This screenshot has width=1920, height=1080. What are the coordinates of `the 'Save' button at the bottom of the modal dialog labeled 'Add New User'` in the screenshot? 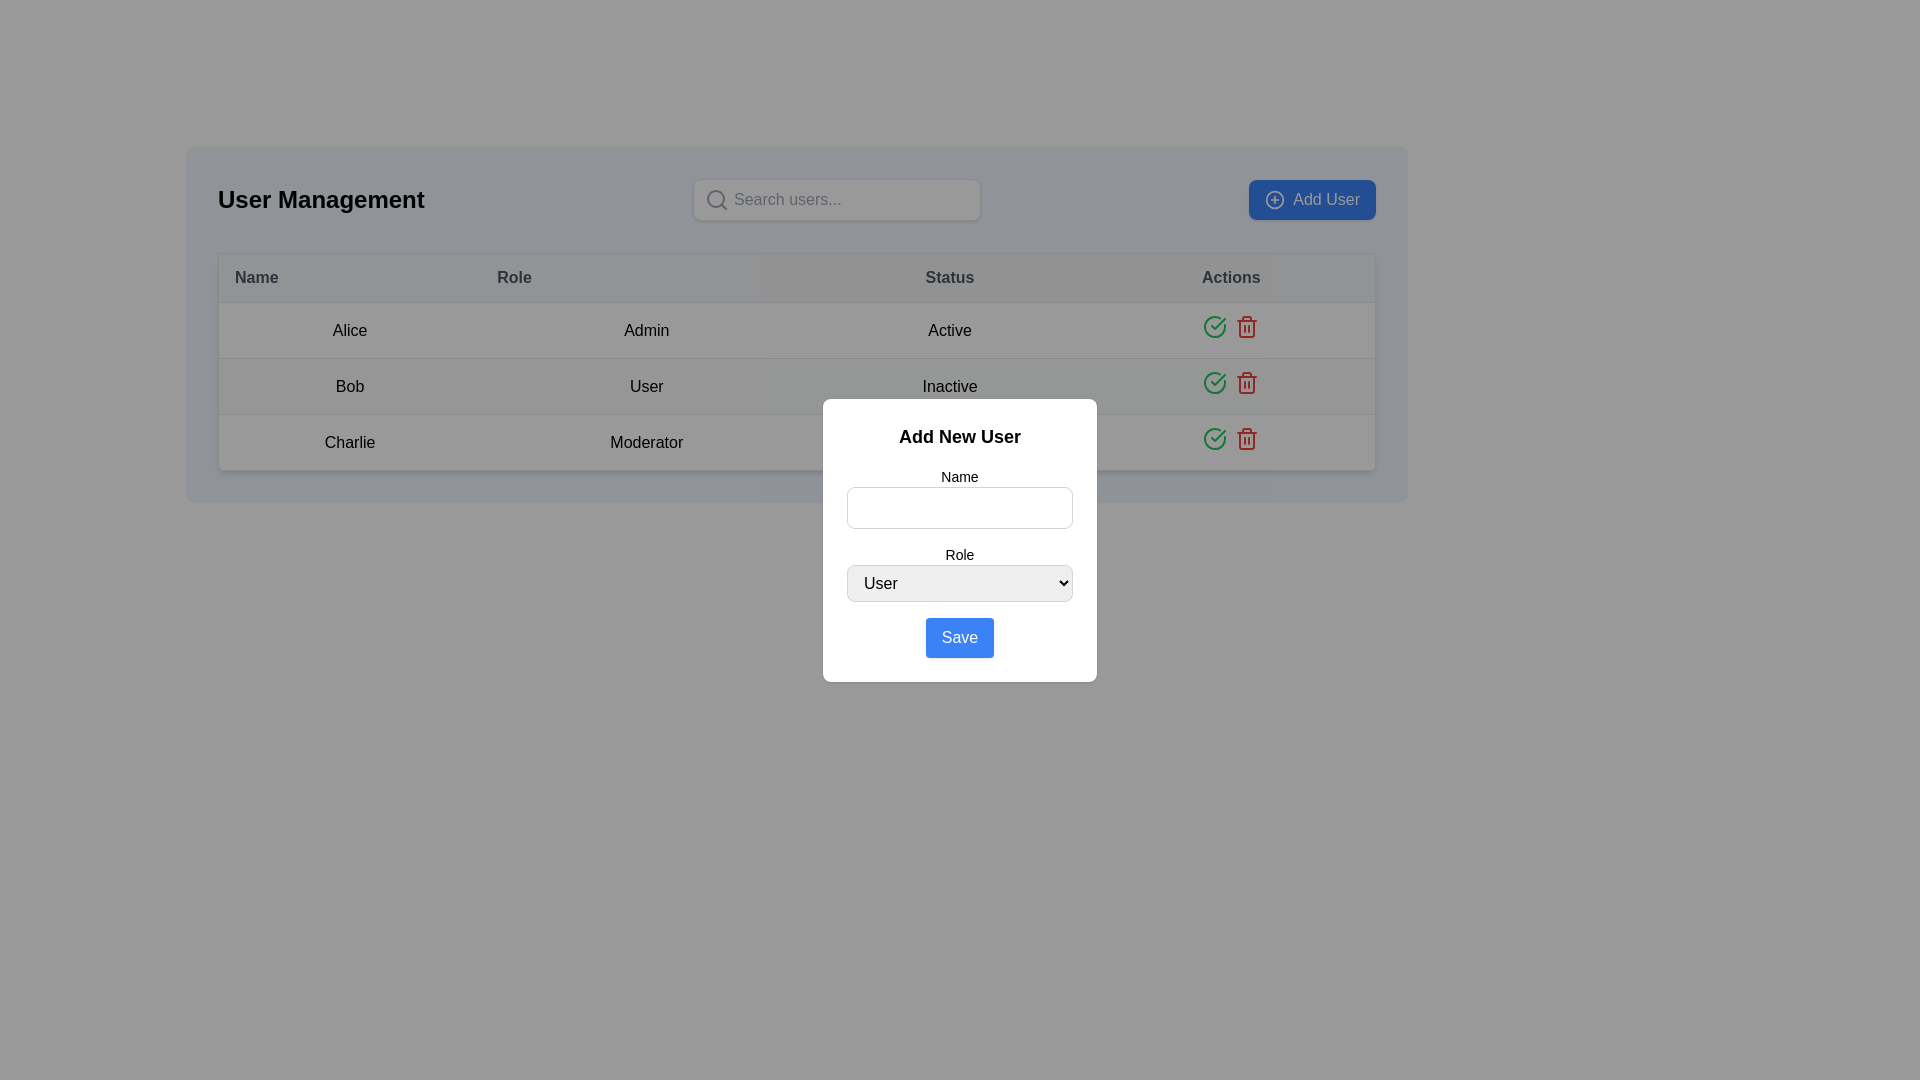 It's located at (960, 637).